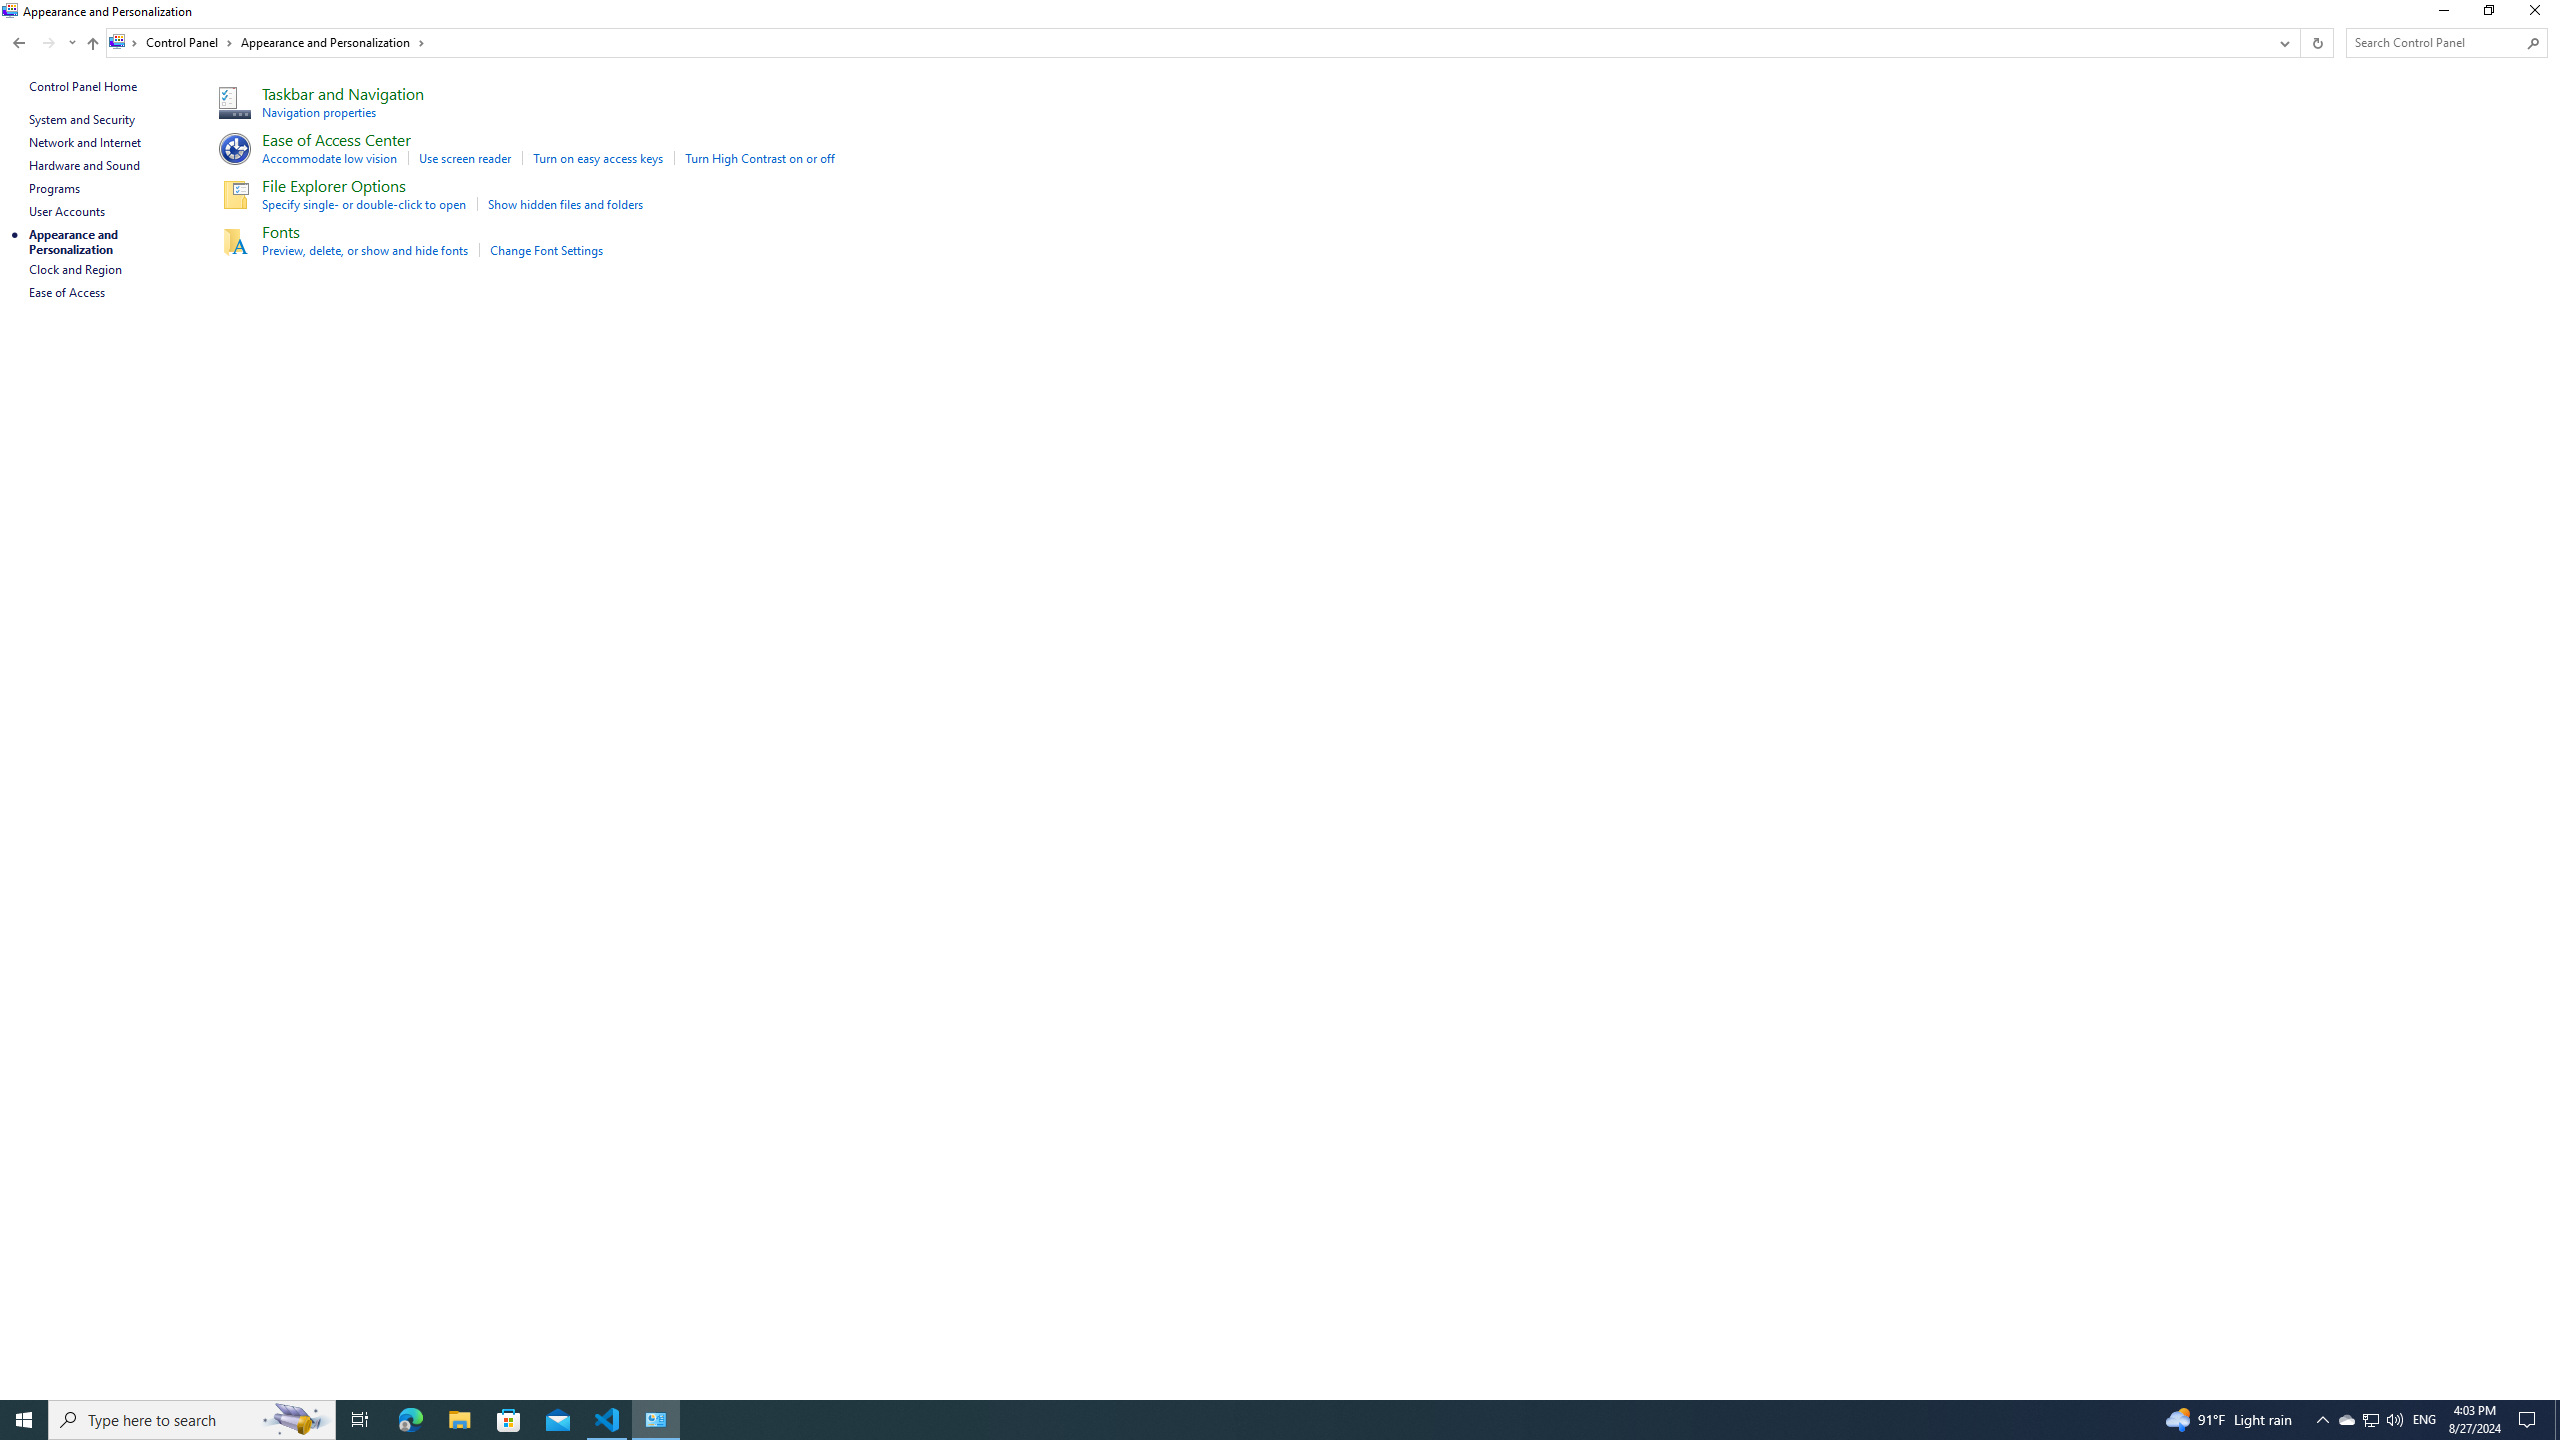 The width and height of the screenshot is (2560, 1440). I want to click on 'Ease of Access Center', so click(335, 138).